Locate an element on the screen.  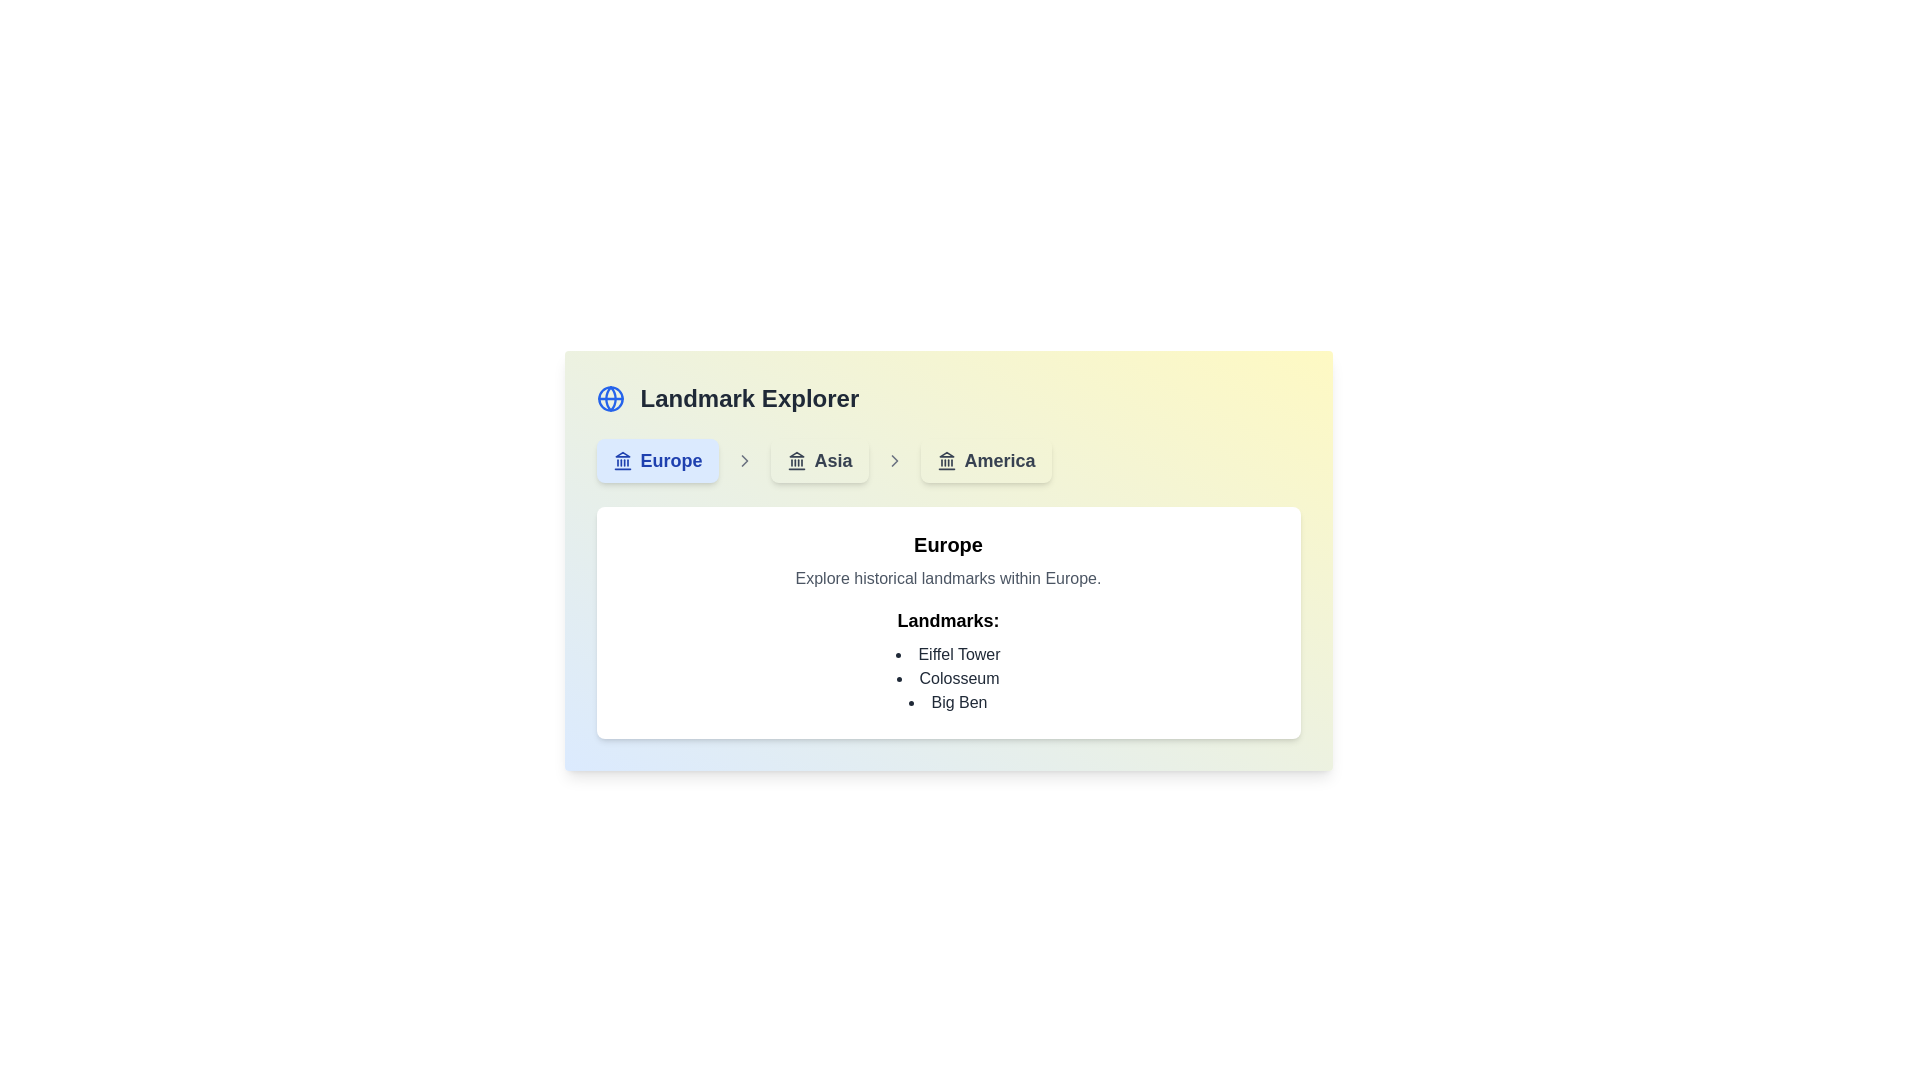
the right-pointing chevron icon, which is located between the 'Asia' and 'America' buttons is located at coordinates (893, 461).